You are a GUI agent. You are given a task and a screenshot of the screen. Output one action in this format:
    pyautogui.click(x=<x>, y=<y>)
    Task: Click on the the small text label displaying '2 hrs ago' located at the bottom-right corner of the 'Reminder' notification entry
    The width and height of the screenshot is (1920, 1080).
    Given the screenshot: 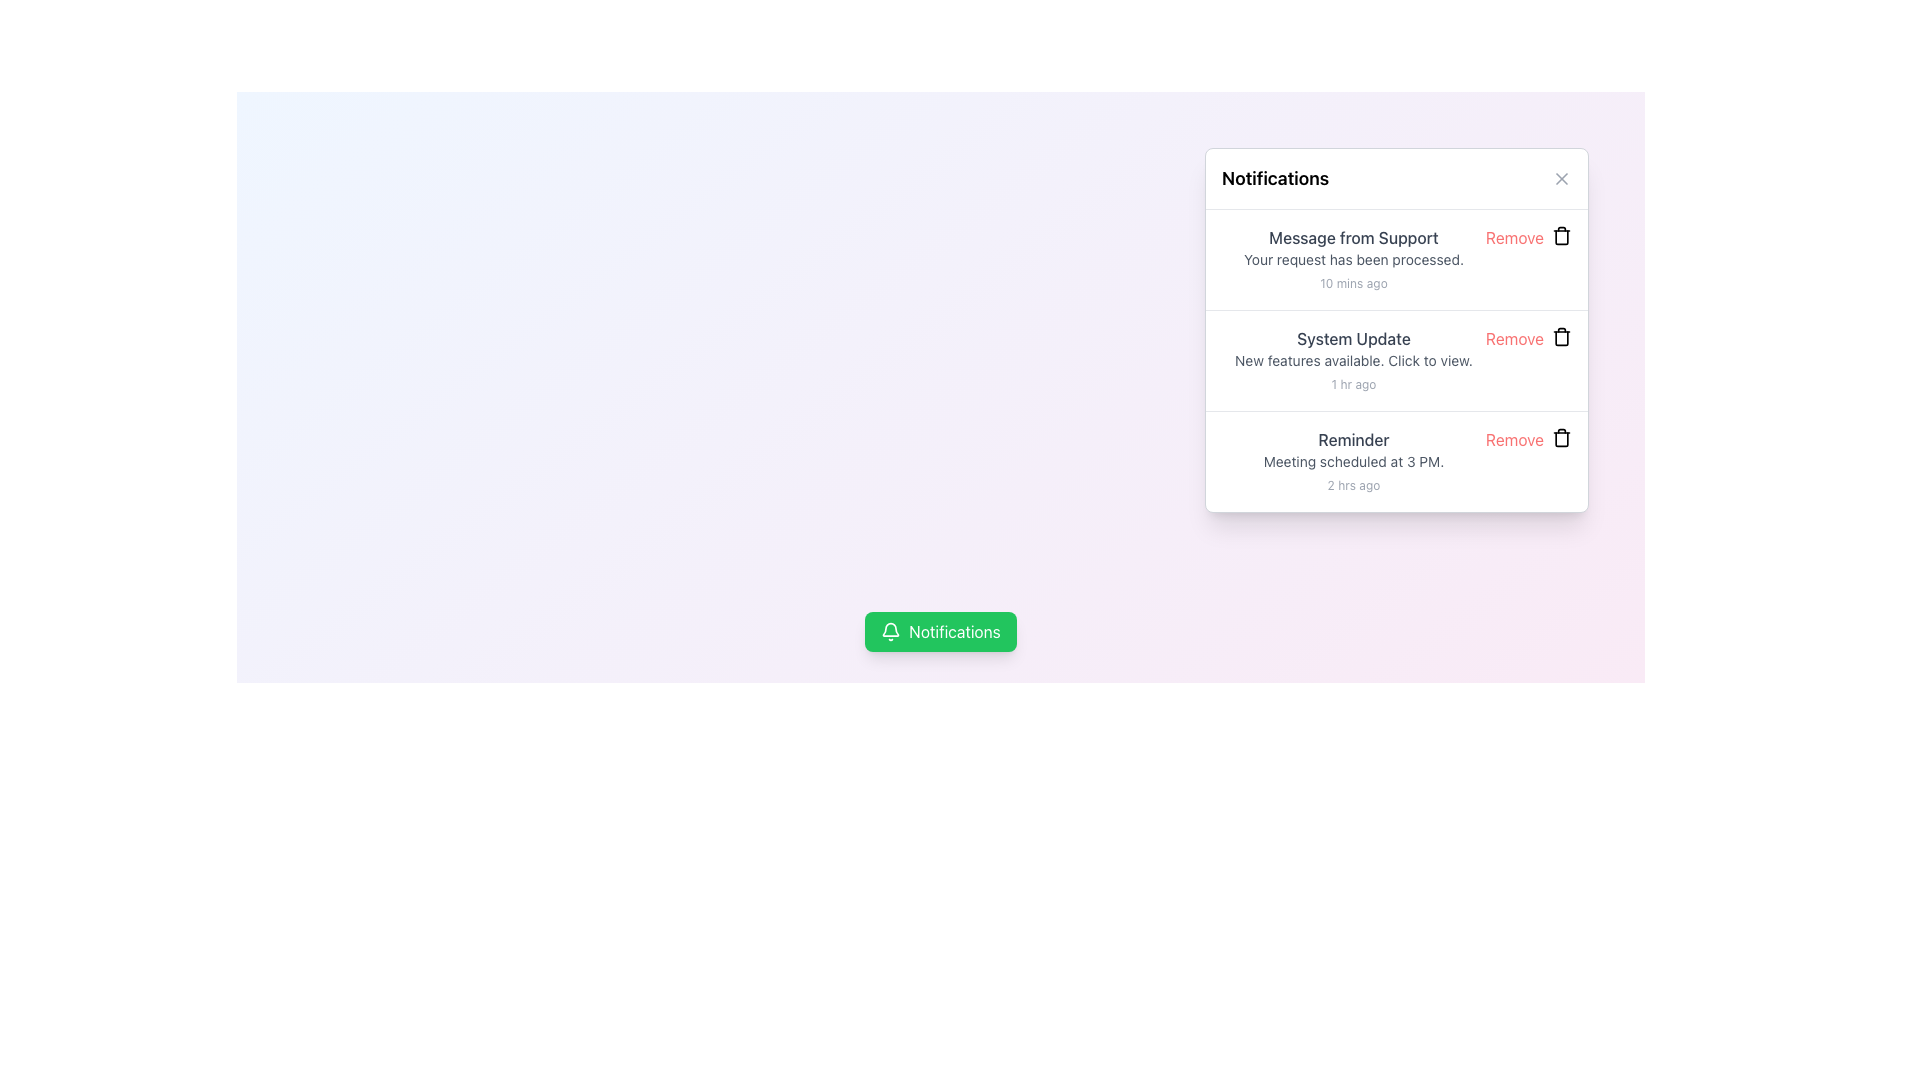 What is the action you would take?
    pyautogui.click(x=1353, y=485)
    